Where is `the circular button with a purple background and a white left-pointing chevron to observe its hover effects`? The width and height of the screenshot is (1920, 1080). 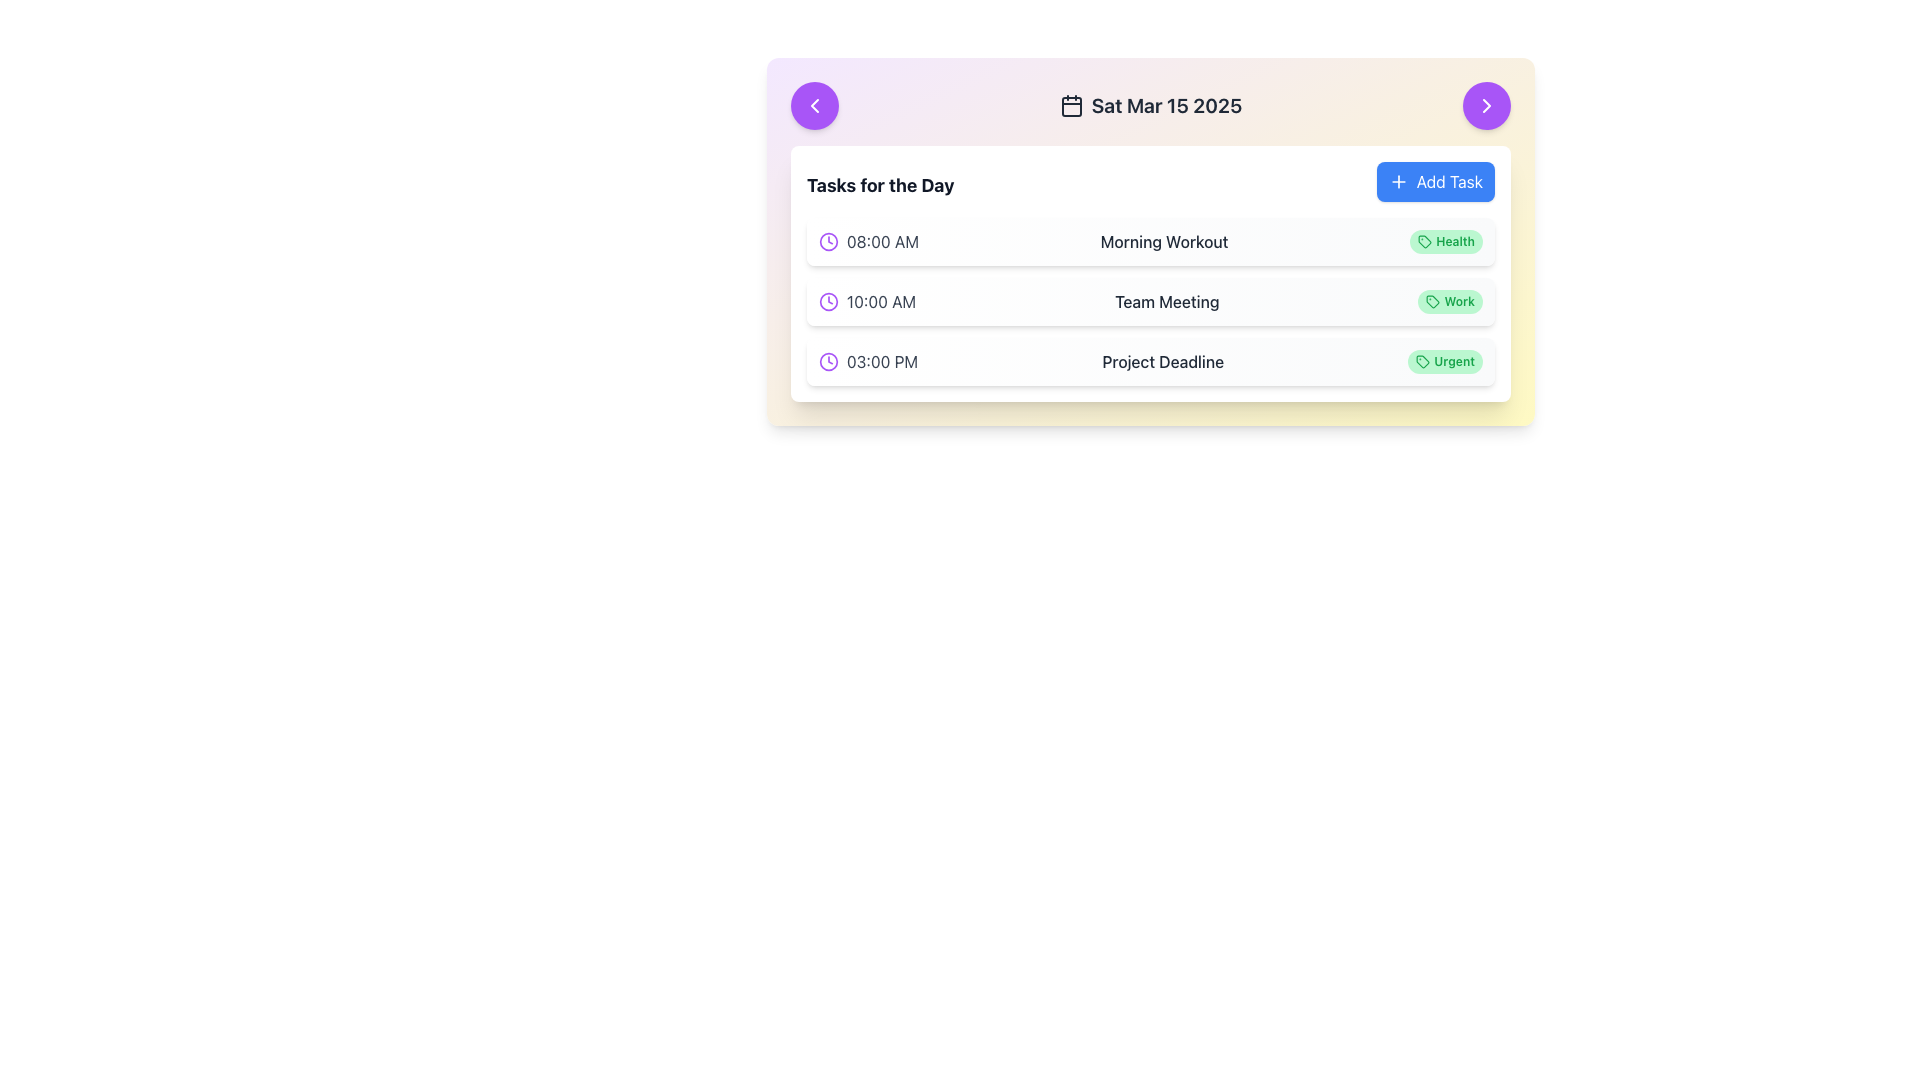
the circular button with a purple background and a white left-pointing chevron to observe its hover effects is located at coordinates (815, 105).